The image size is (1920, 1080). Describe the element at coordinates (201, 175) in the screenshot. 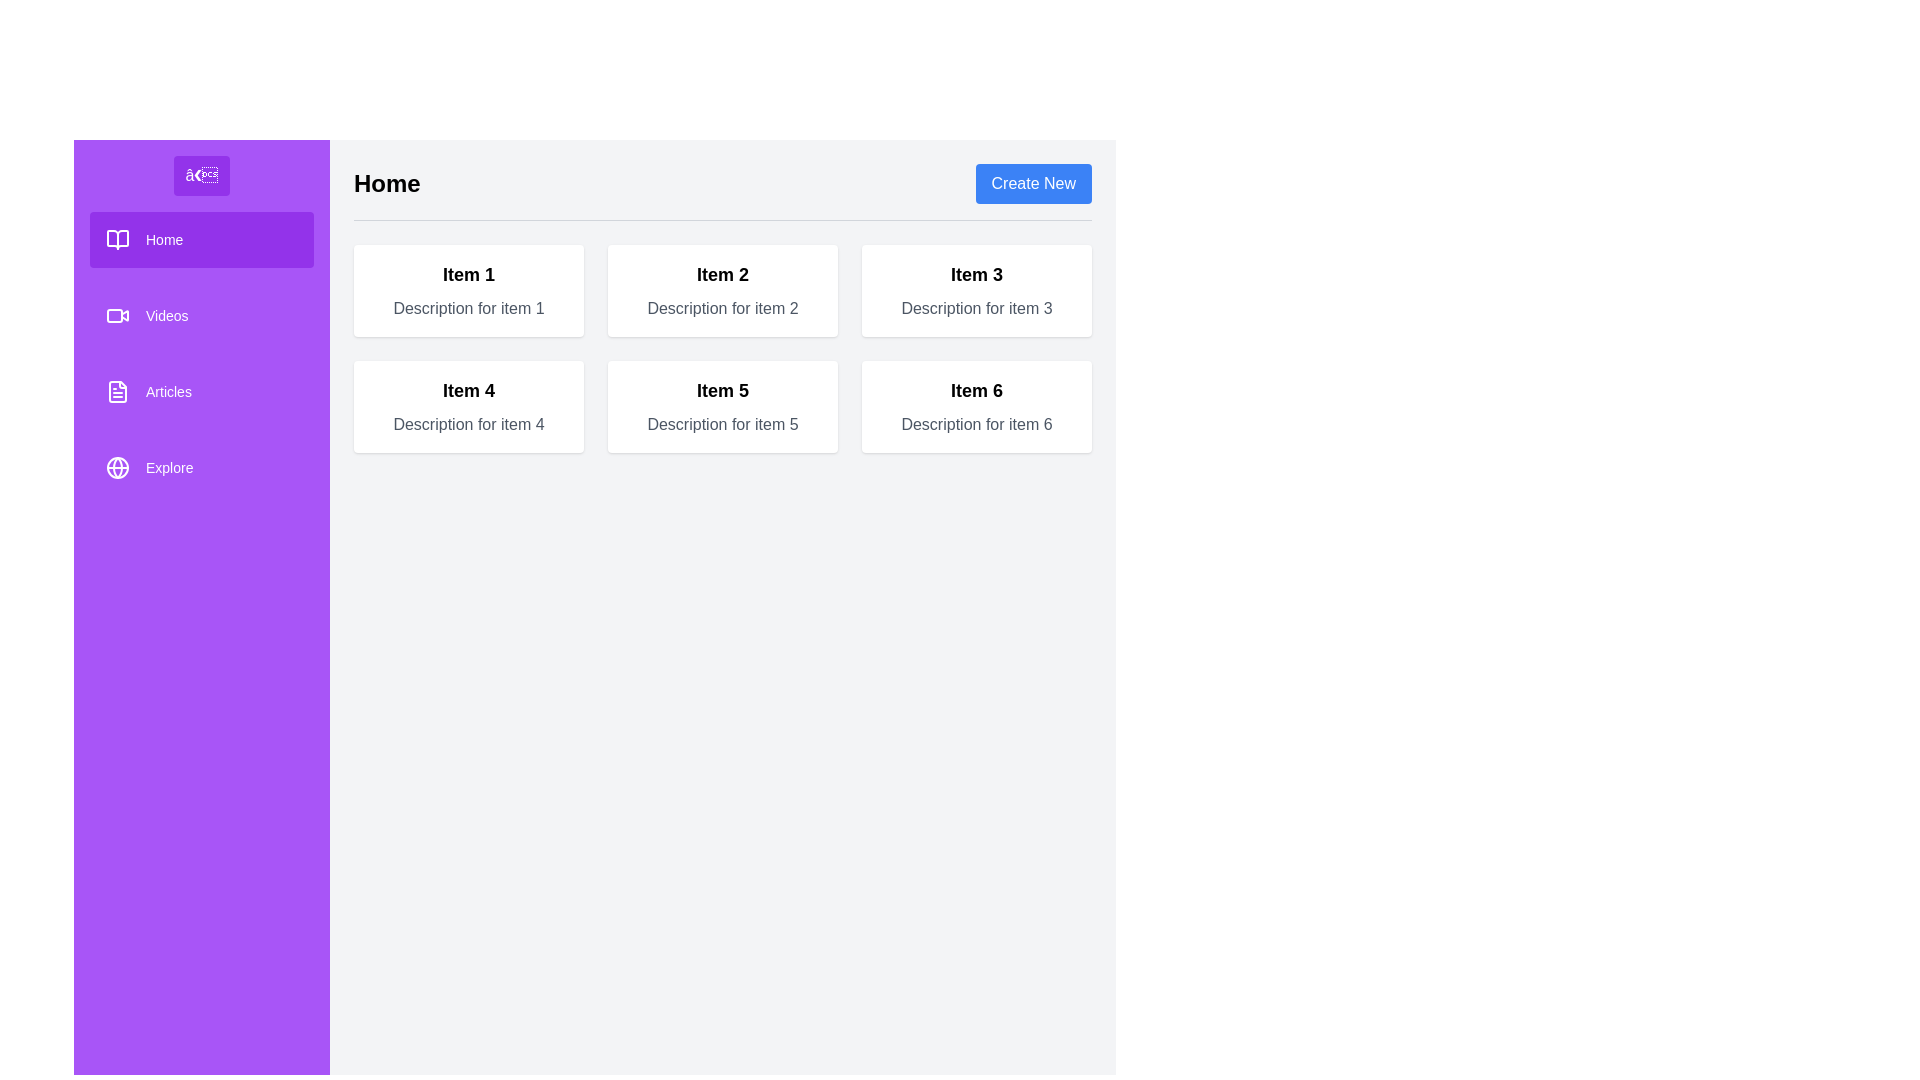

I see `the button with a purple background and a left-pointing arrow character, located at the top-left corner of the interface, to trigger hover effects` at that location.